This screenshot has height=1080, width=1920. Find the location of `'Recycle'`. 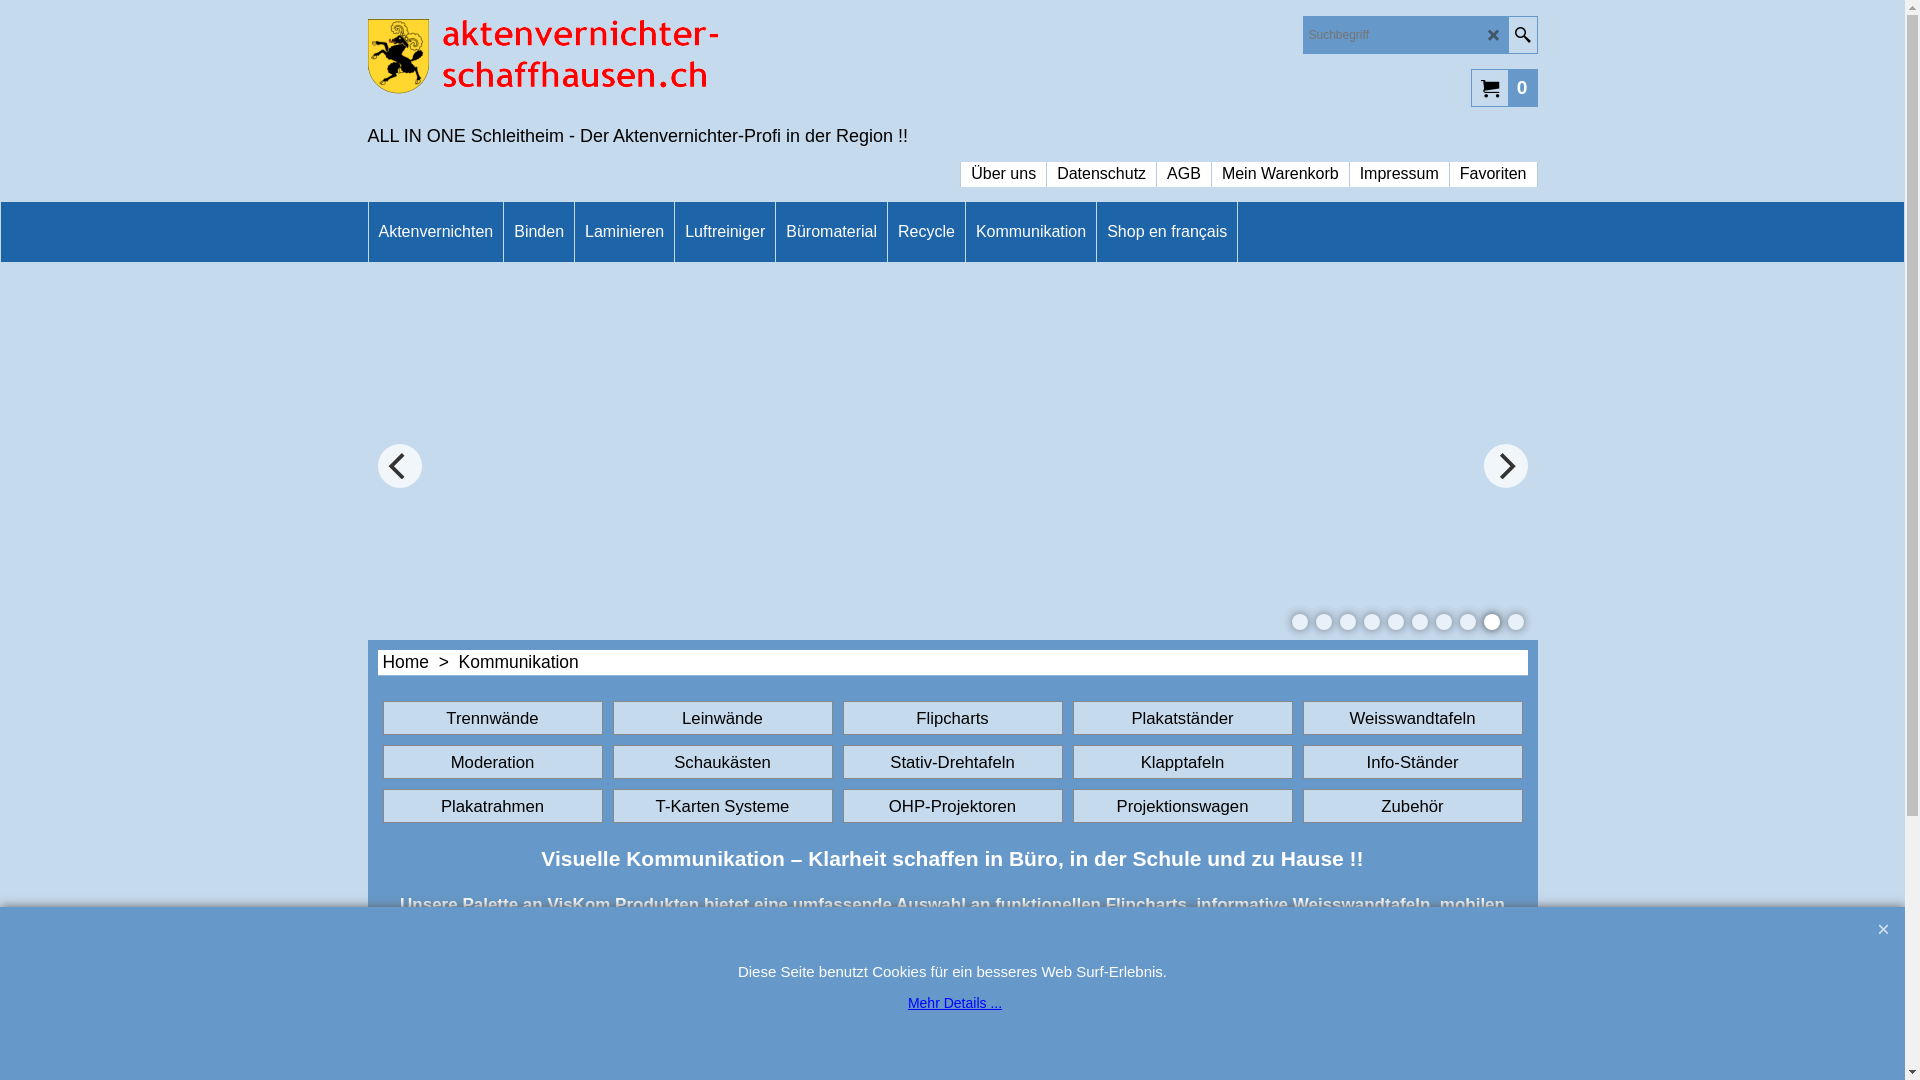

'Recycle' is located at coordinates (925, 230).